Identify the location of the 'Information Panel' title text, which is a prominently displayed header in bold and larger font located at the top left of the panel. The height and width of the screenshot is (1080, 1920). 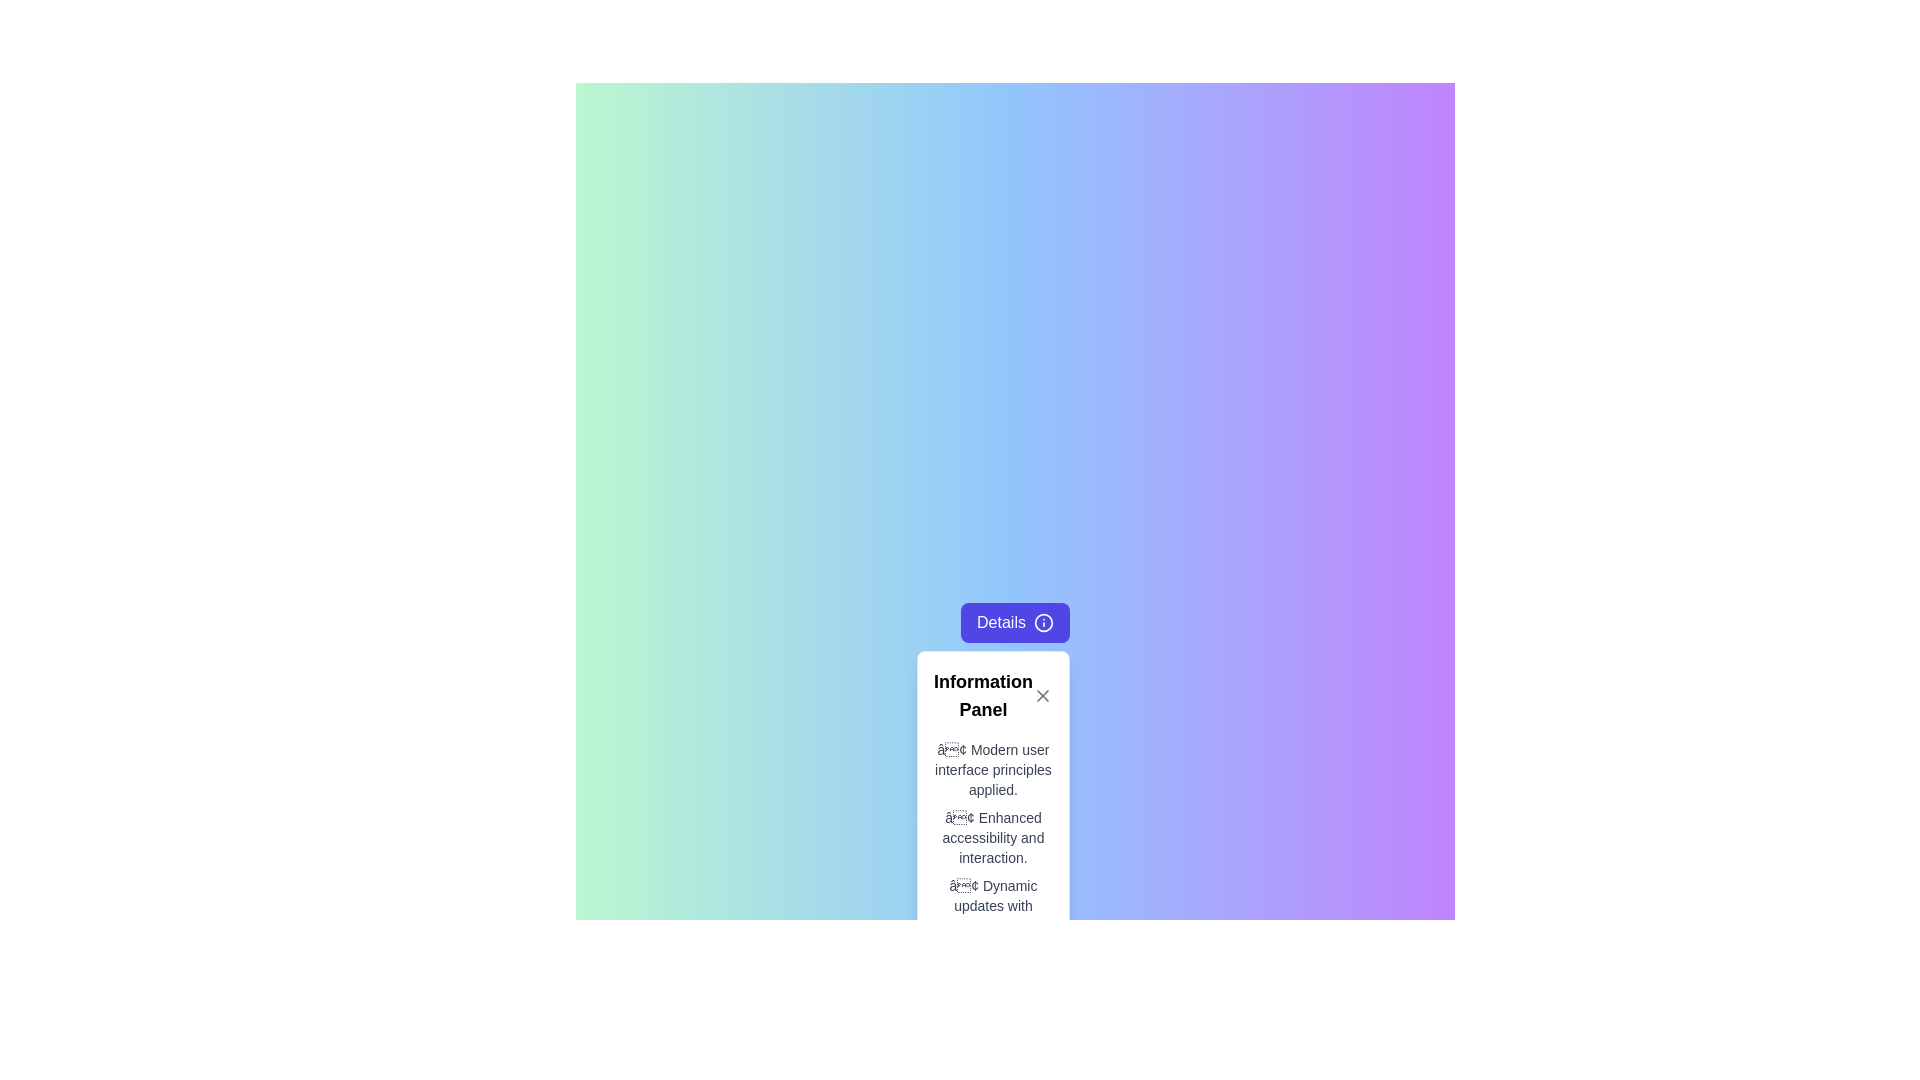
(983, 694).